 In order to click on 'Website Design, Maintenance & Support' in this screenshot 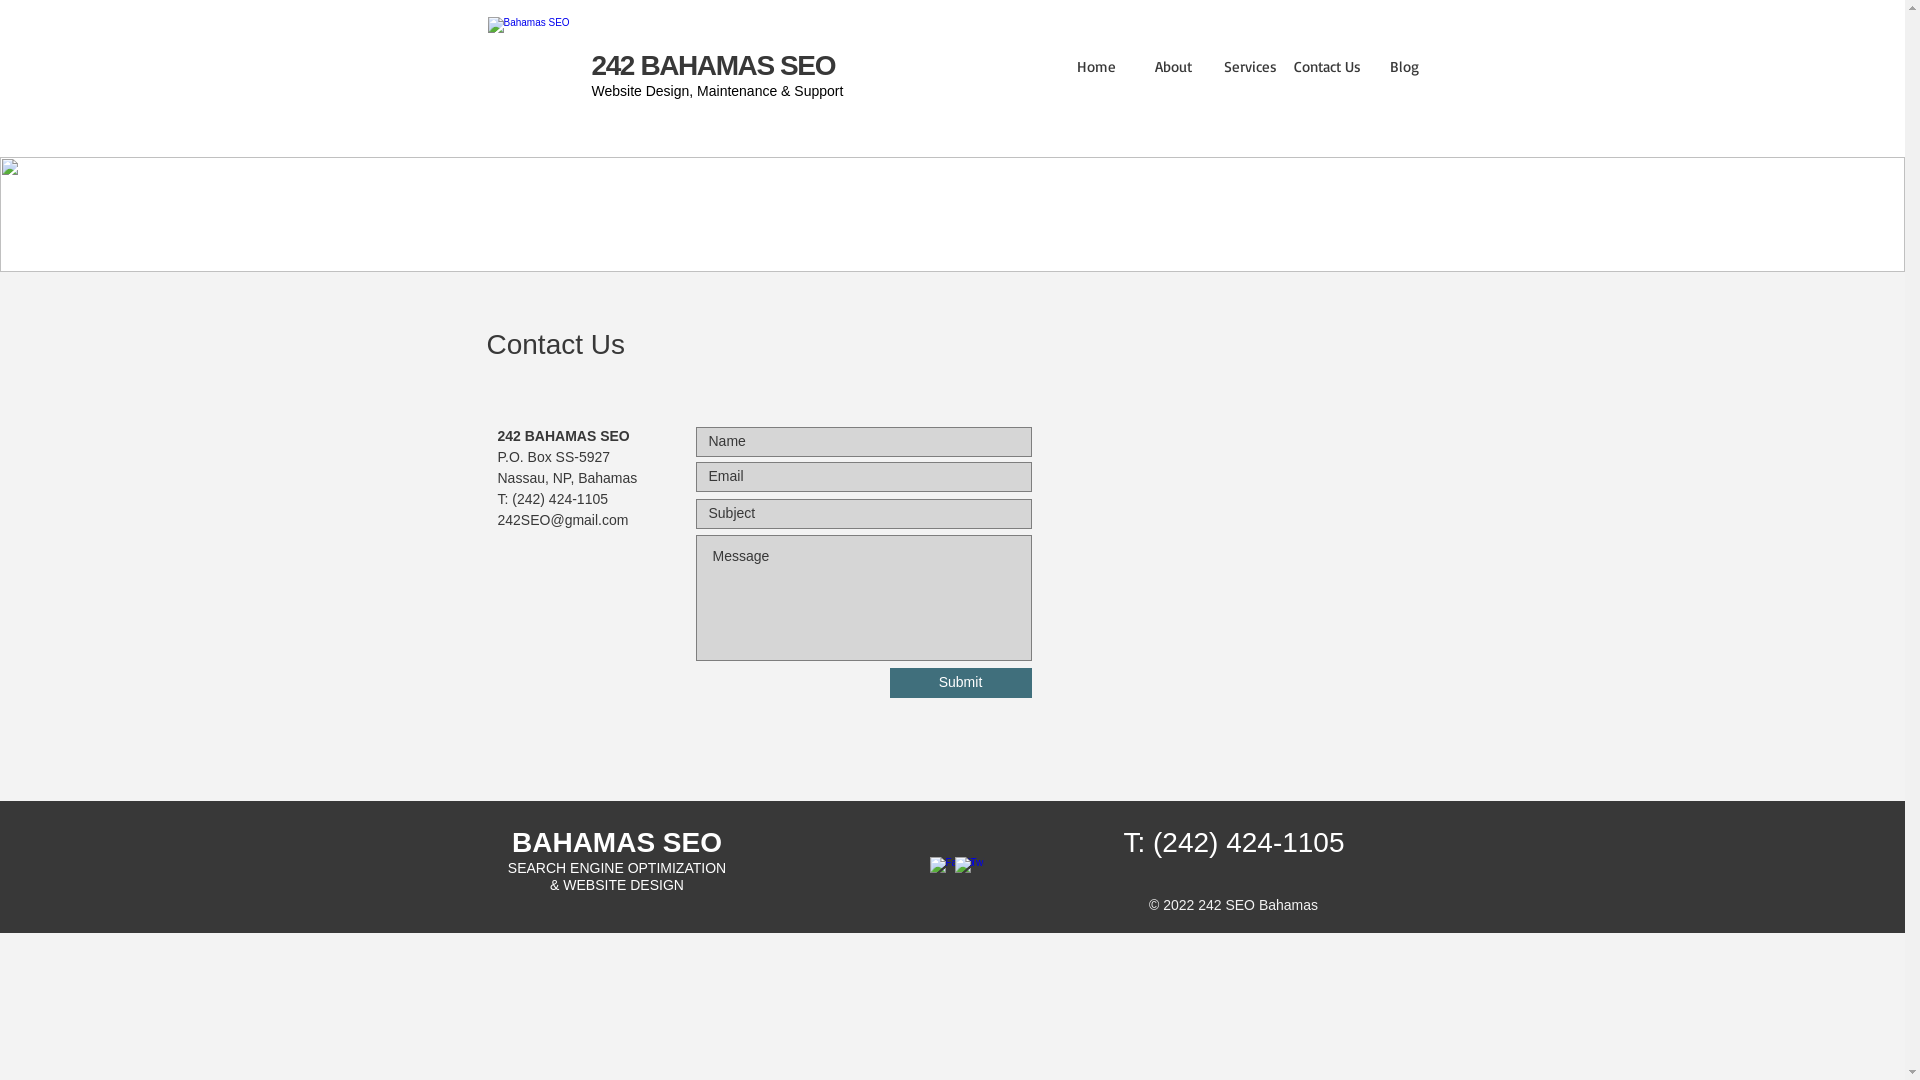, I will do `click(590, 91)`.